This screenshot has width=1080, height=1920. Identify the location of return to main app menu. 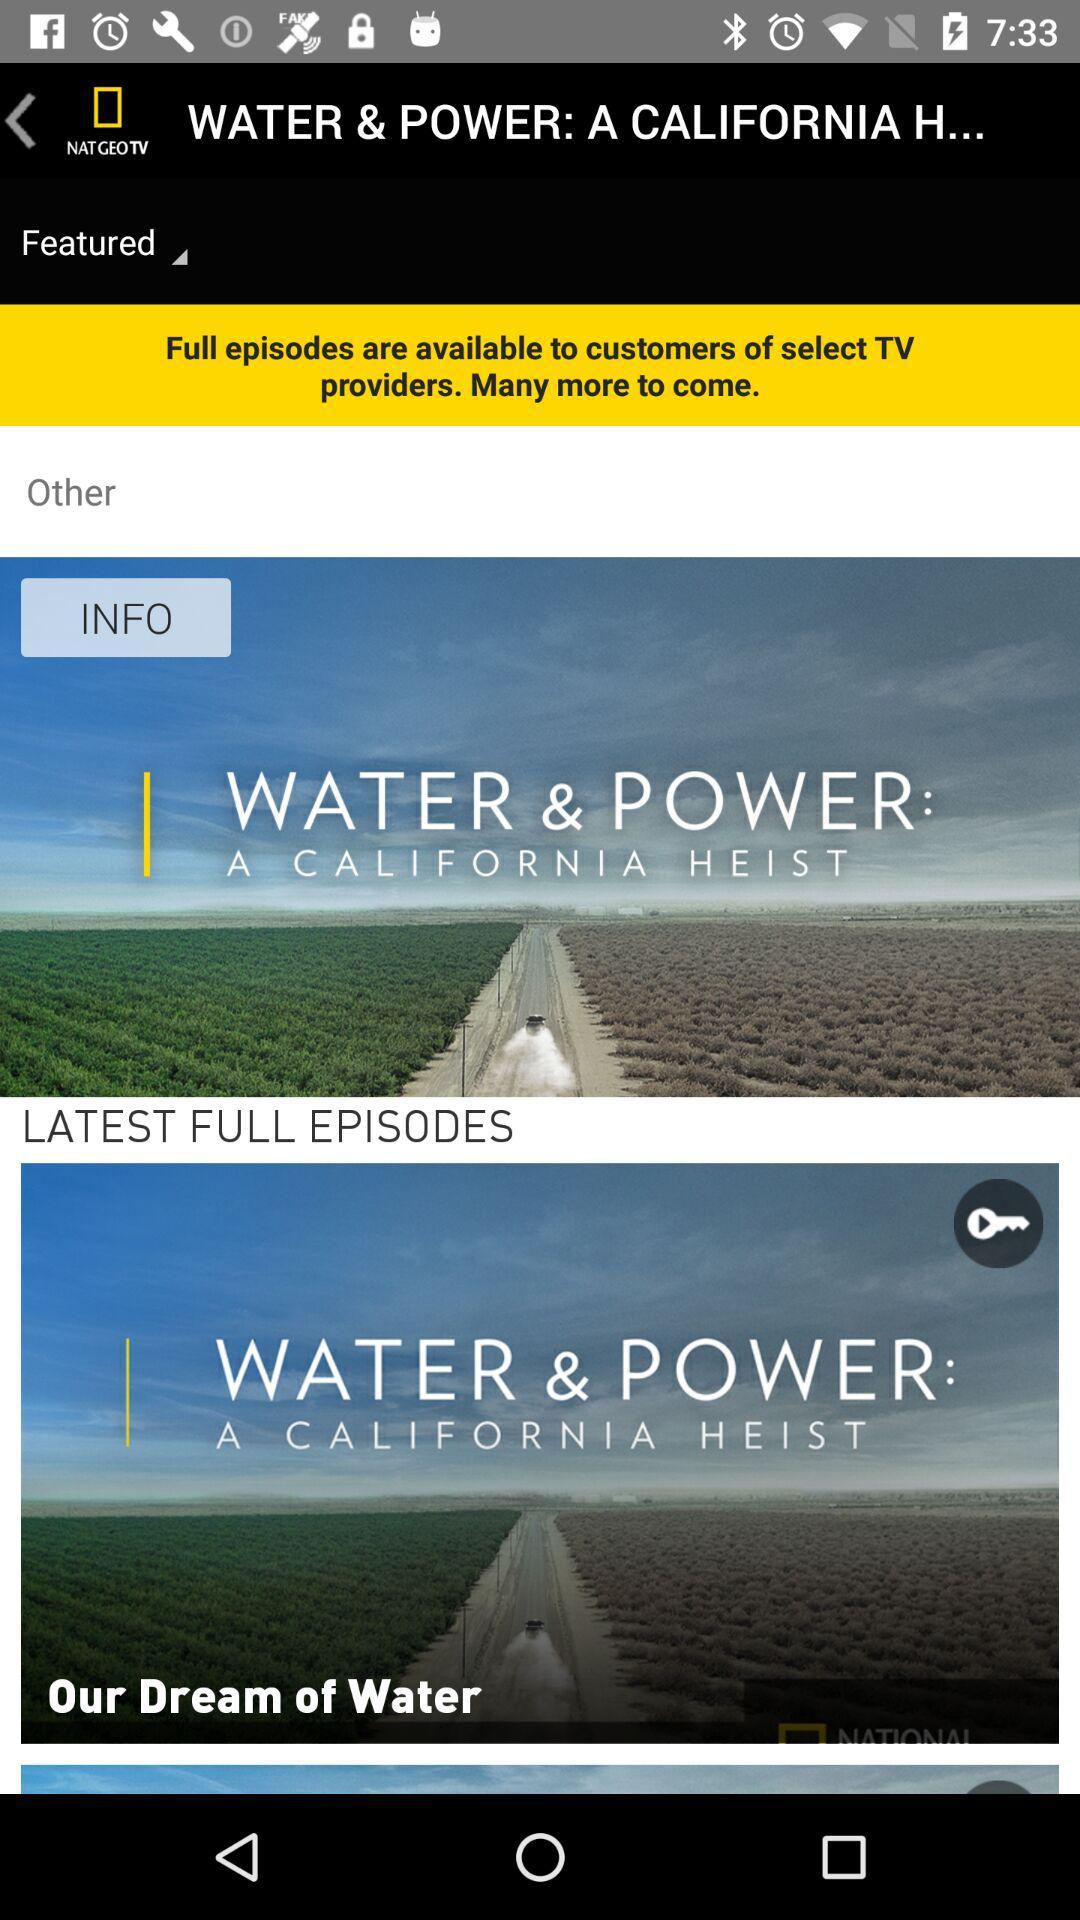
(108, 119).